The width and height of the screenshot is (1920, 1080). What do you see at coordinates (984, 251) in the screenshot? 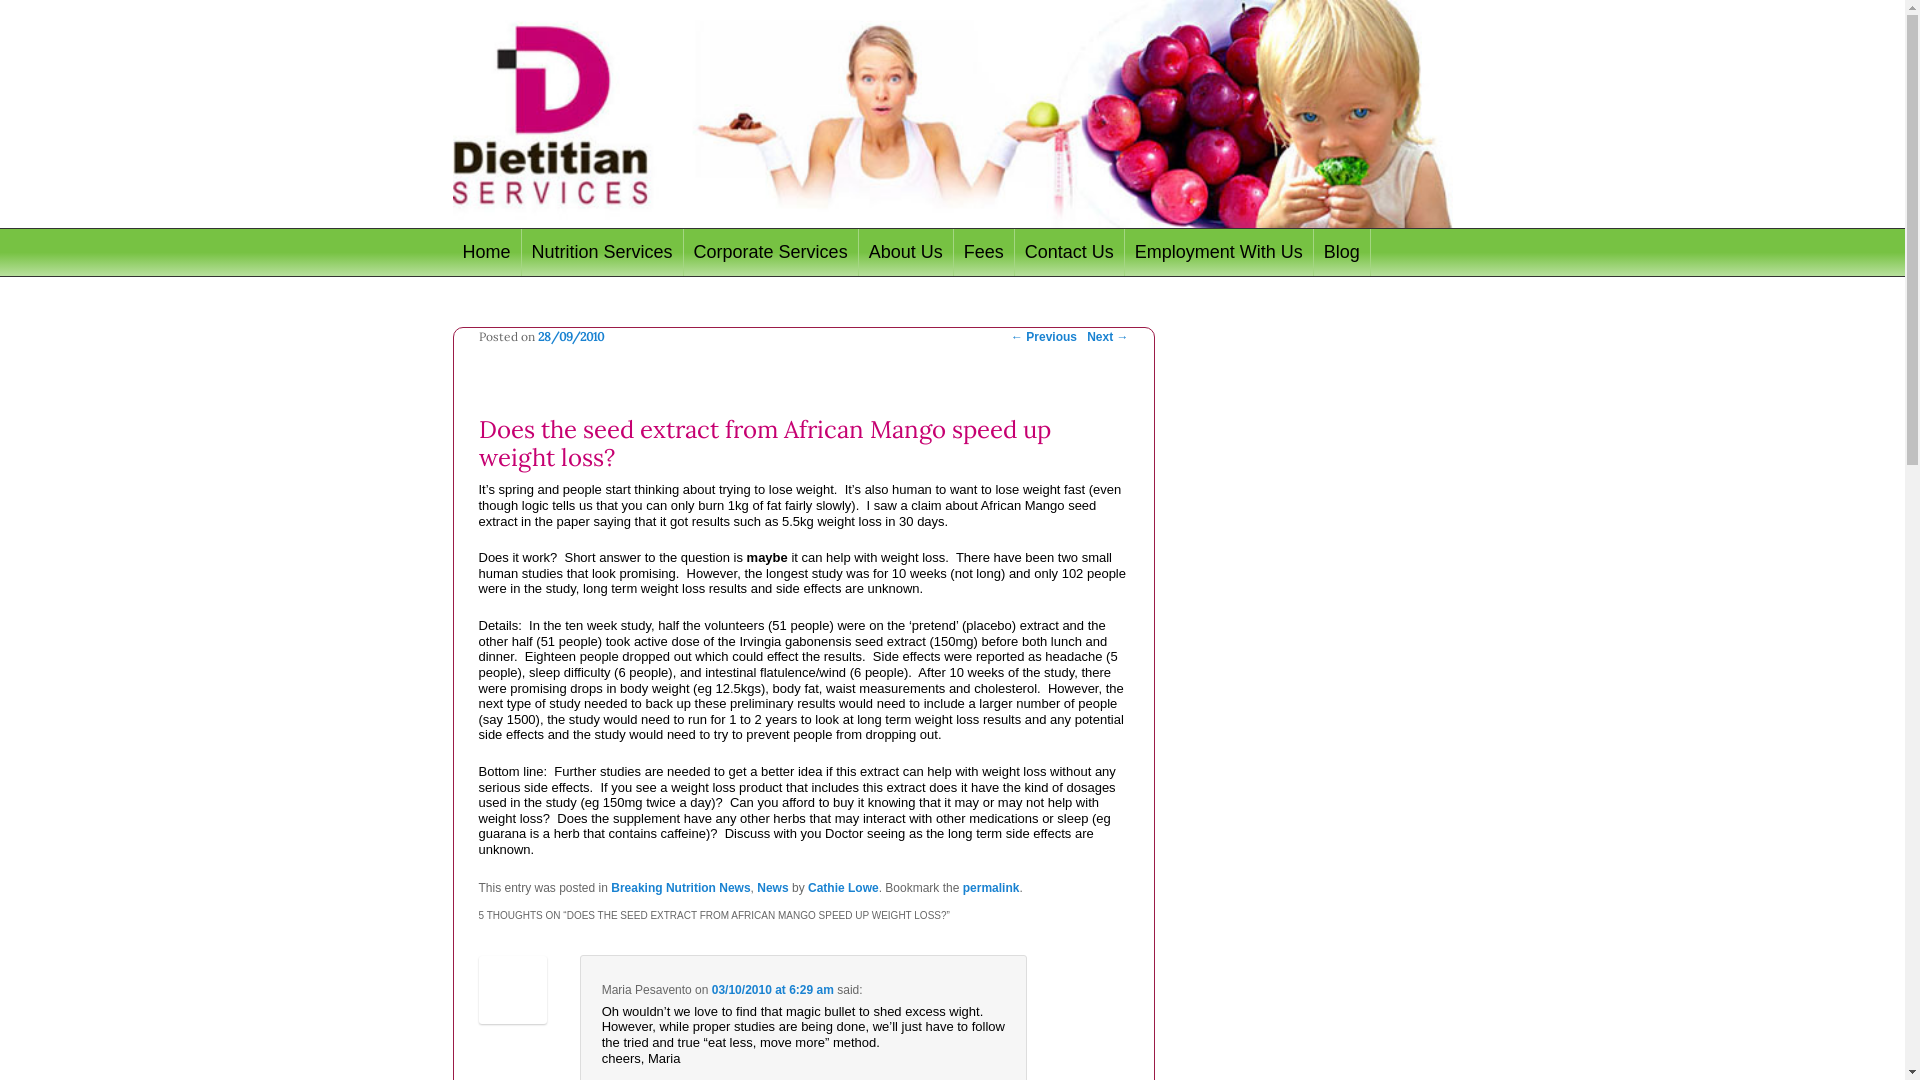
I see `'Fees'` at bounding box center [984, 251].